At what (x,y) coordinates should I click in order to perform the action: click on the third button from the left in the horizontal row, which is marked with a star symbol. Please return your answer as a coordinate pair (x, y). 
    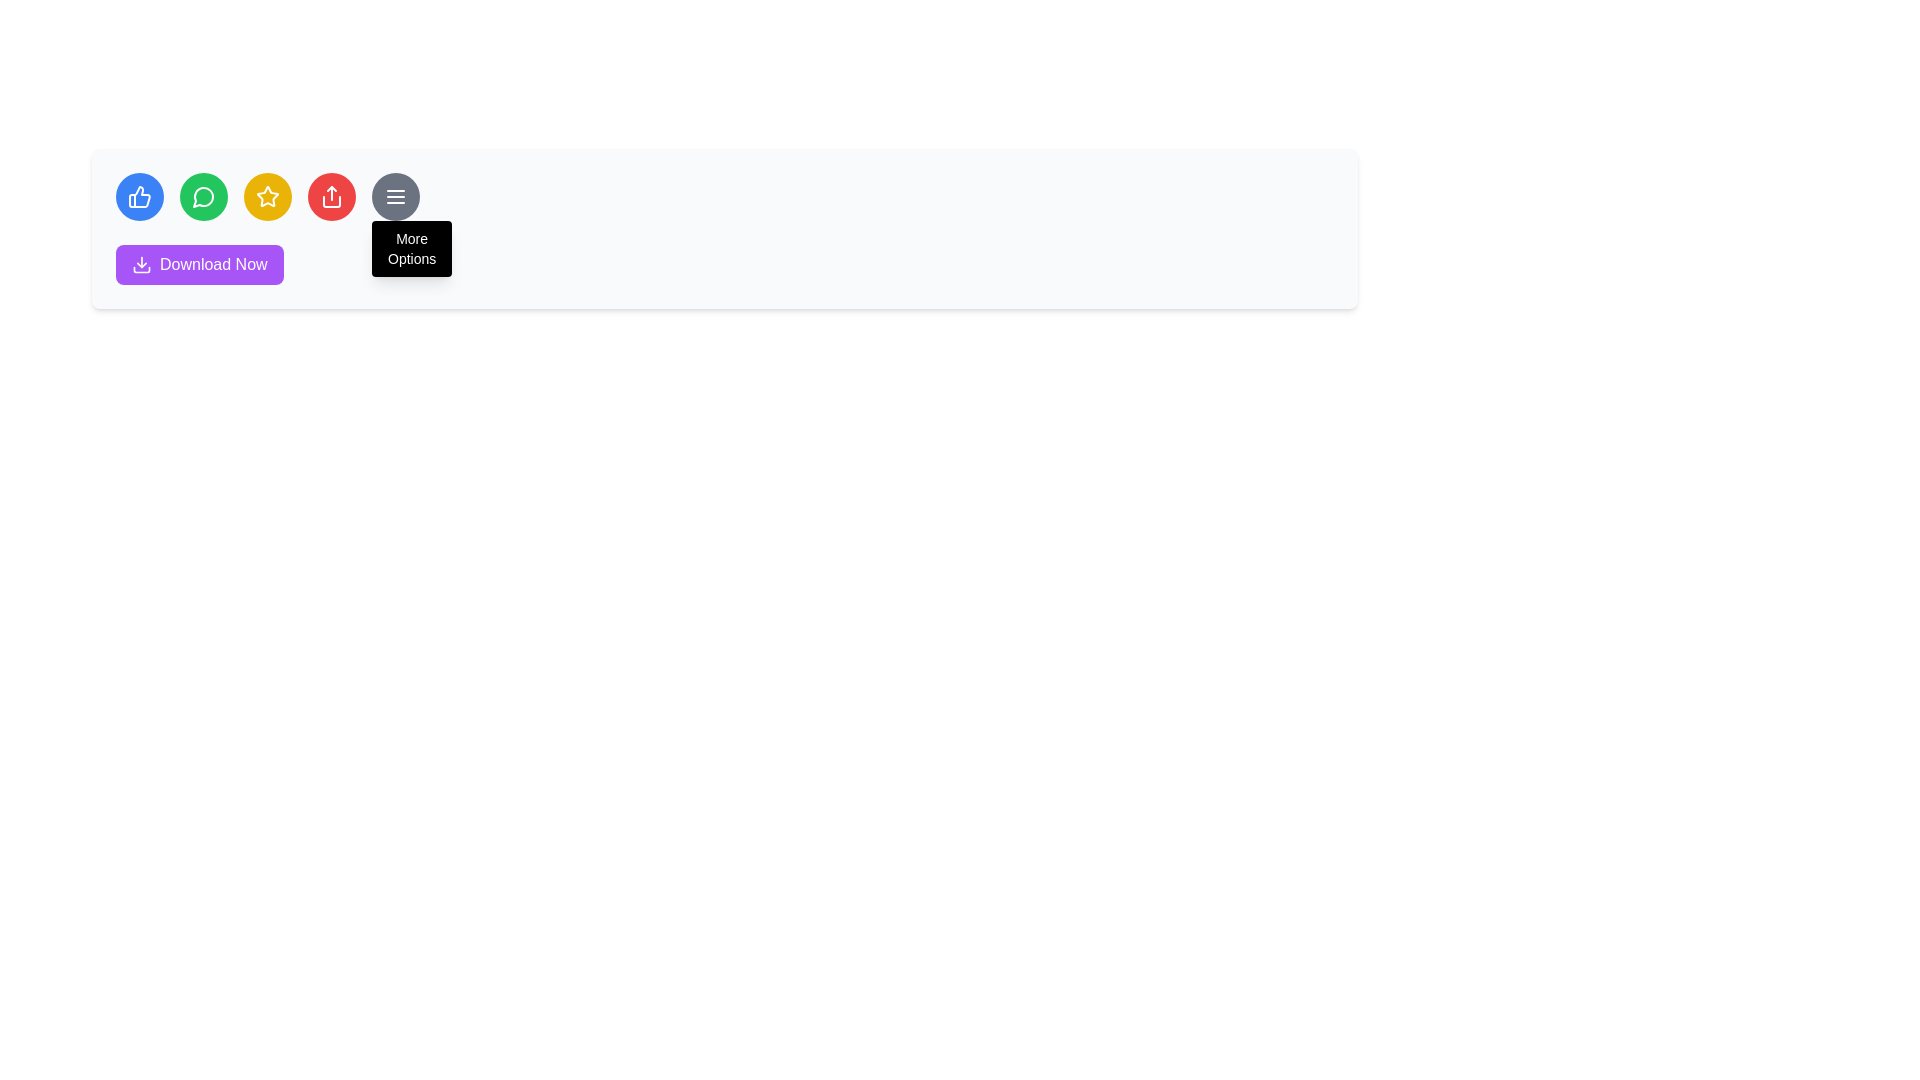
    Looking at the image, I should click on (267, 196).